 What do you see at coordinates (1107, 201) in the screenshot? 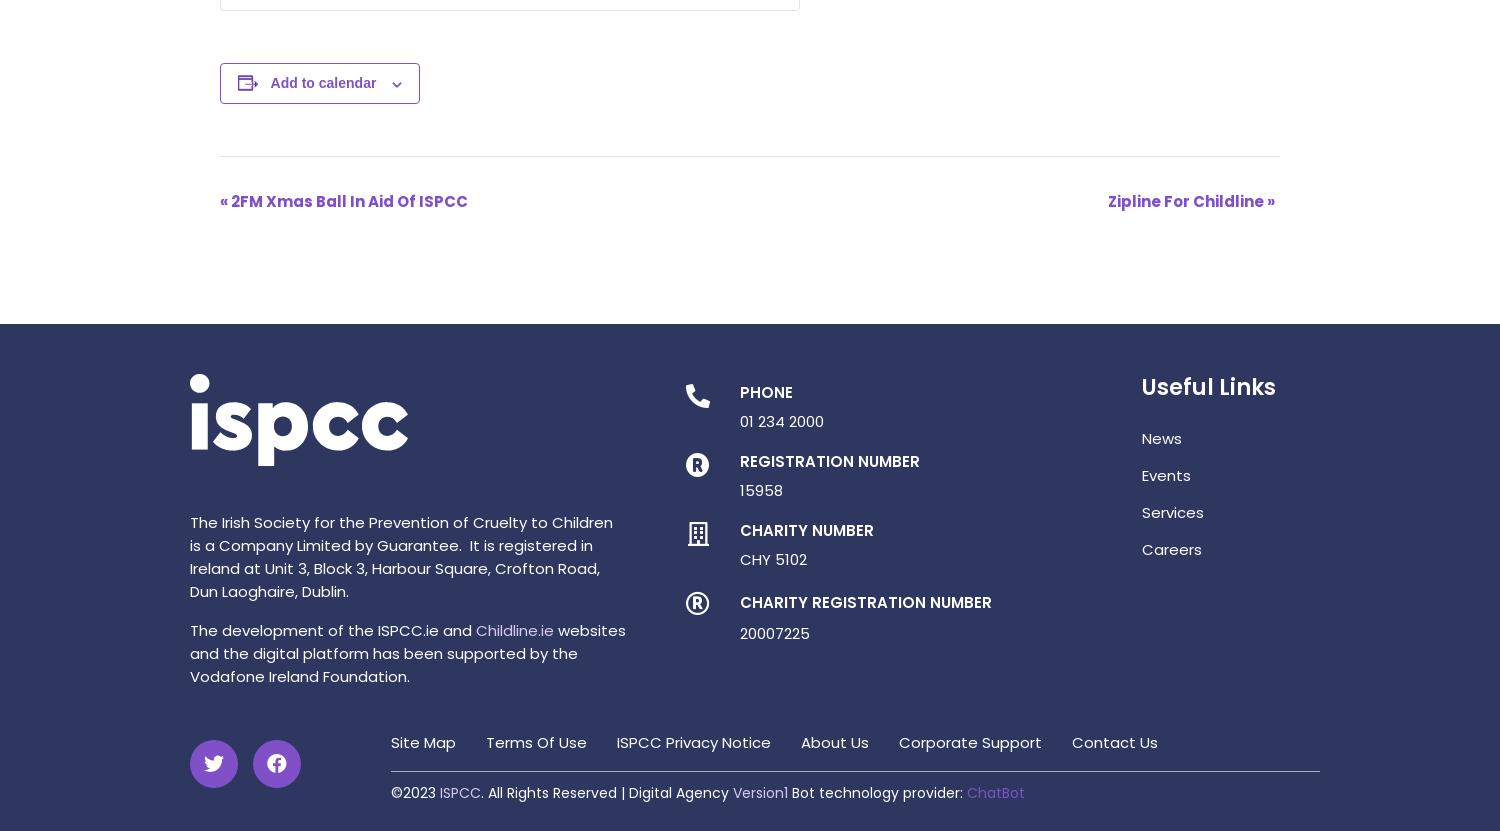
I see `'Zipline For Childline'` at bounding box center [1107, 201].